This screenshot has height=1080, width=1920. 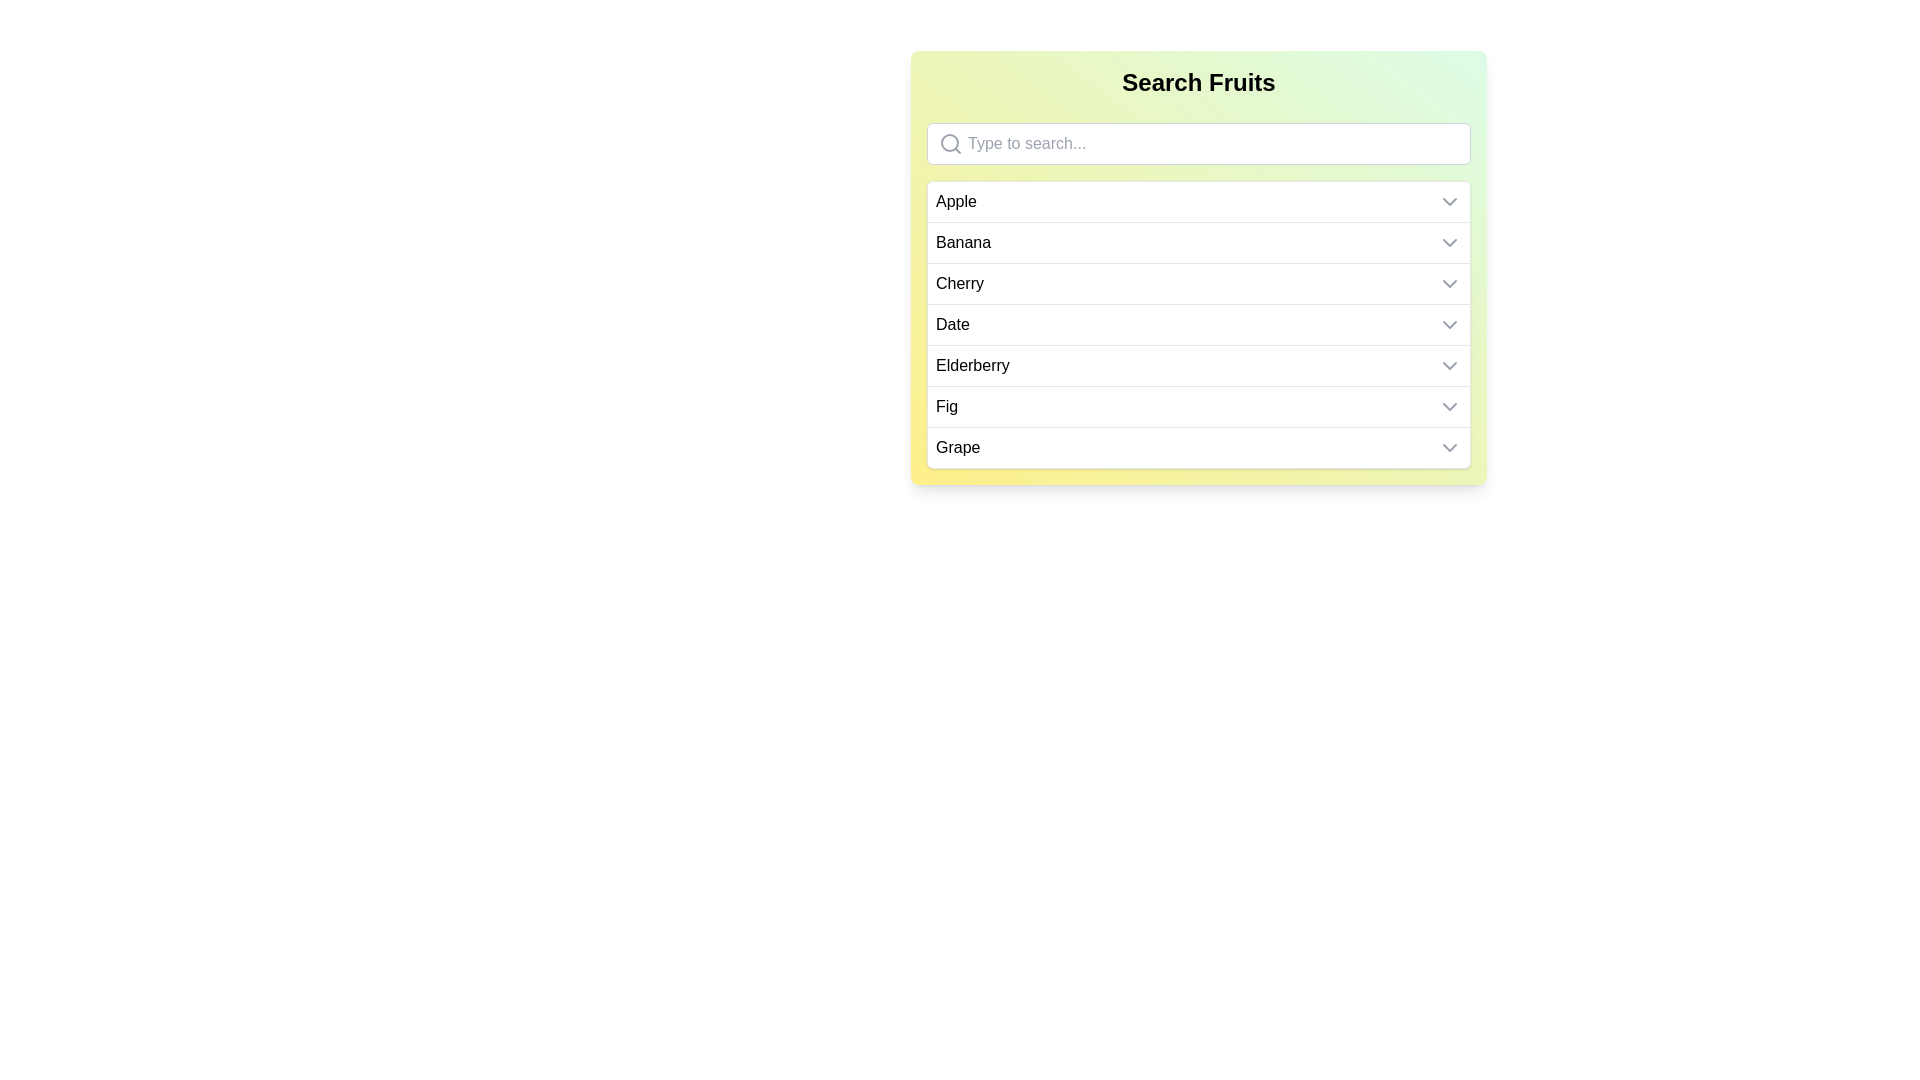 I want to click on the list item labeled 'Elderberry' with a dropdown indicator, so click(x=1199, y=366).